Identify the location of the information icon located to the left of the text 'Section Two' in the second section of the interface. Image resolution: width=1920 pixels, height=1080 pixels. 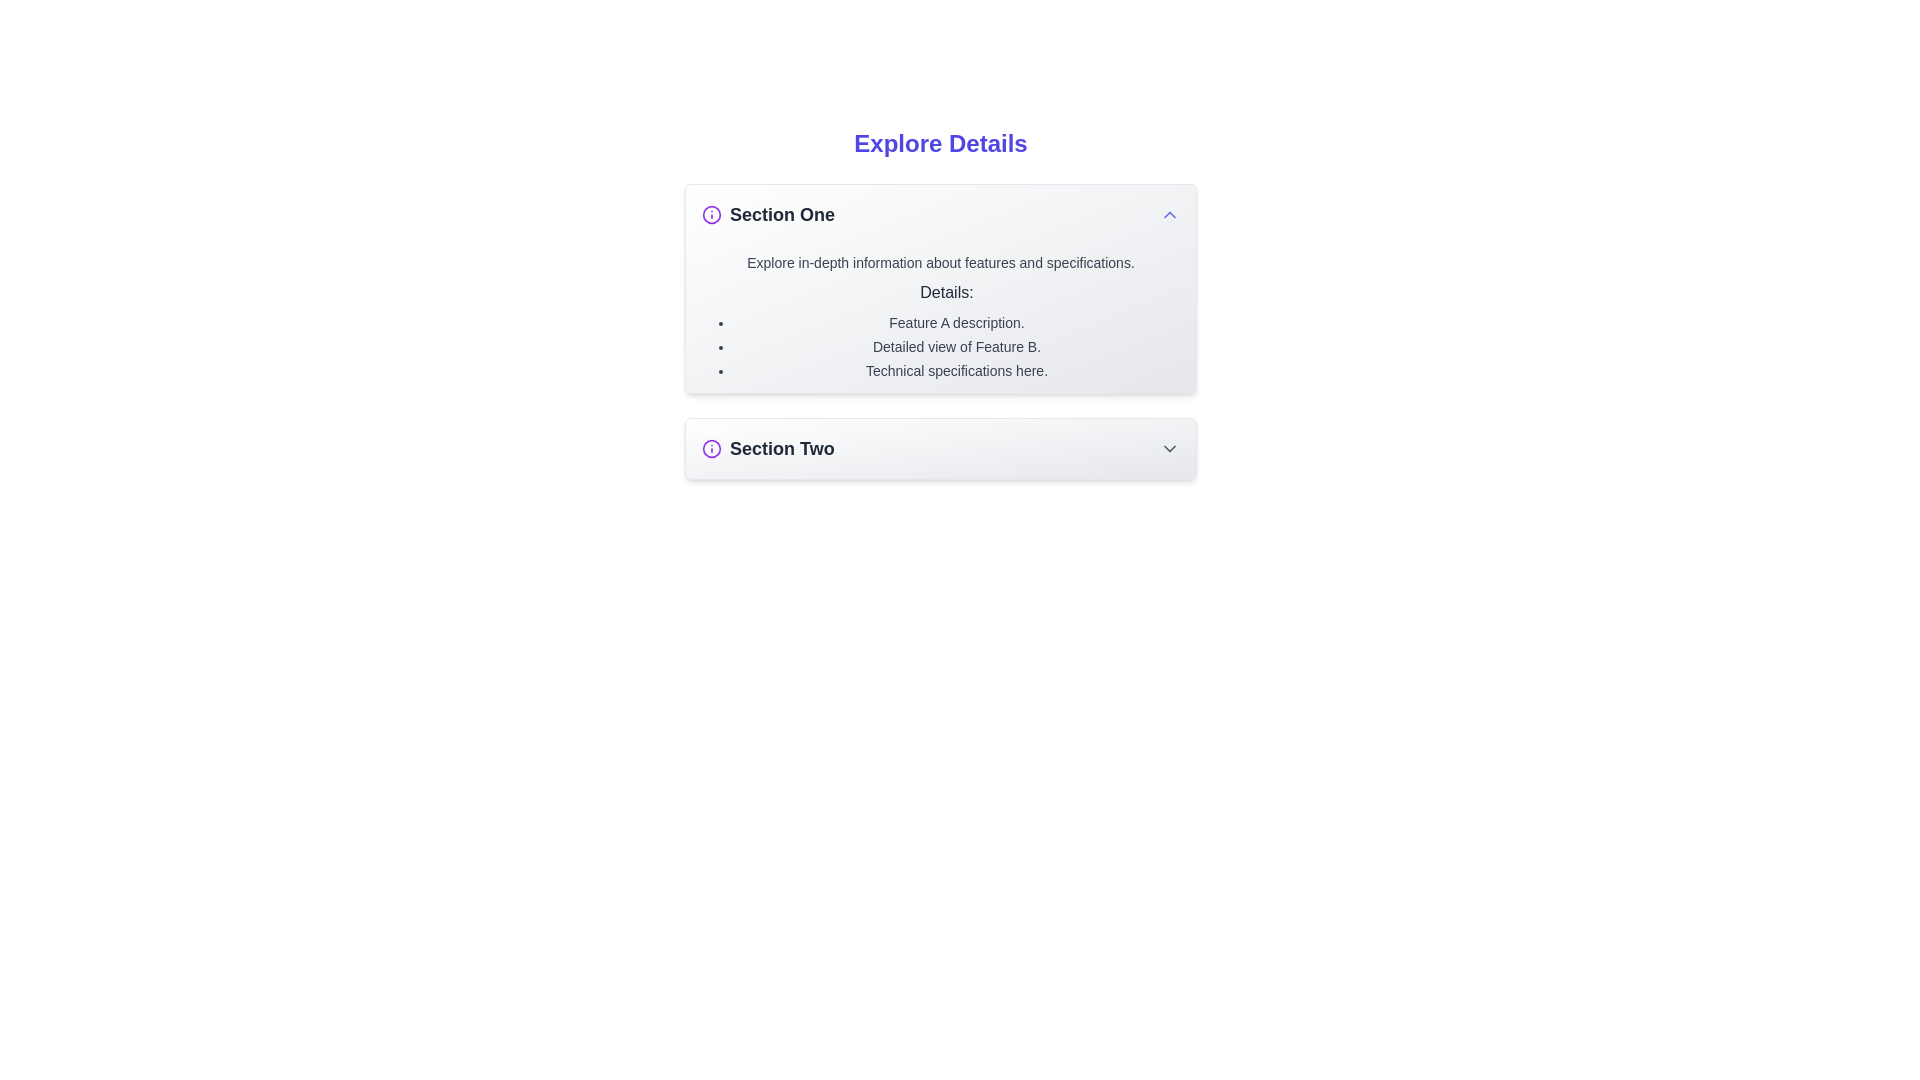
(711, 447).